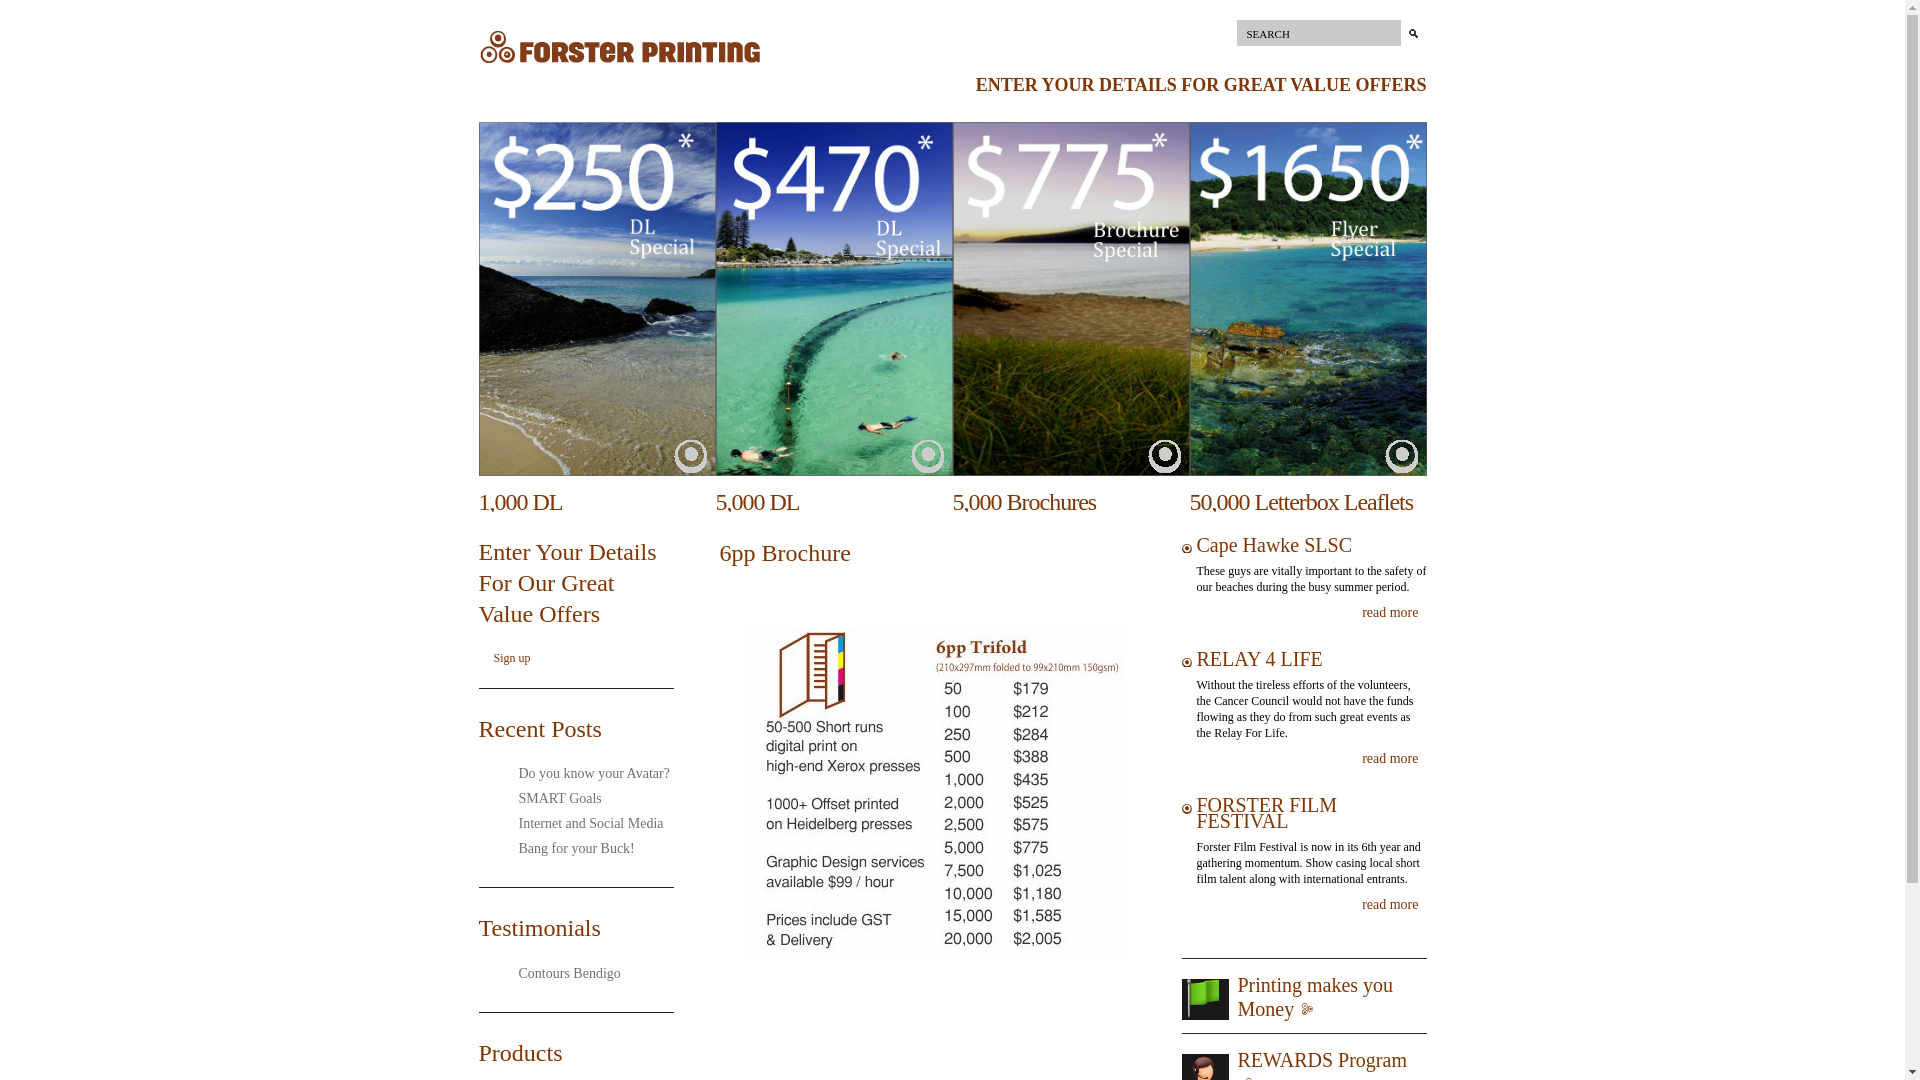 This screenshot has width=1920, height=1080. I want to click on ' ', so click(1404, 457).